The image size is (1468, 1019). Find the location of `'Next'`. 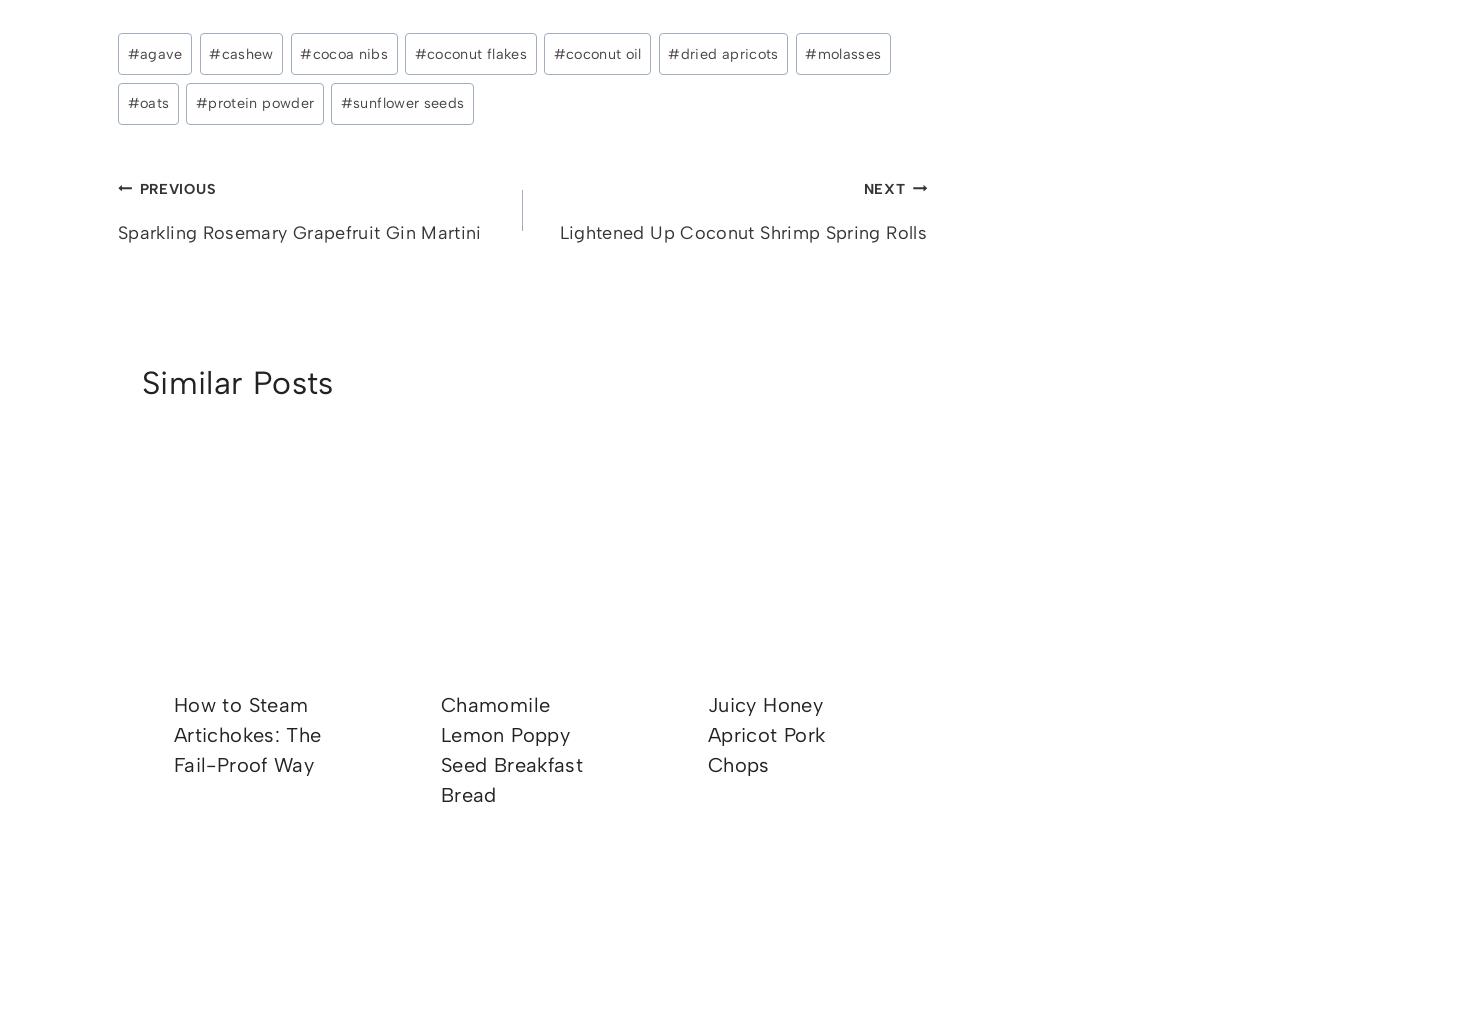

'Next' is located at coordinates (883, 187).